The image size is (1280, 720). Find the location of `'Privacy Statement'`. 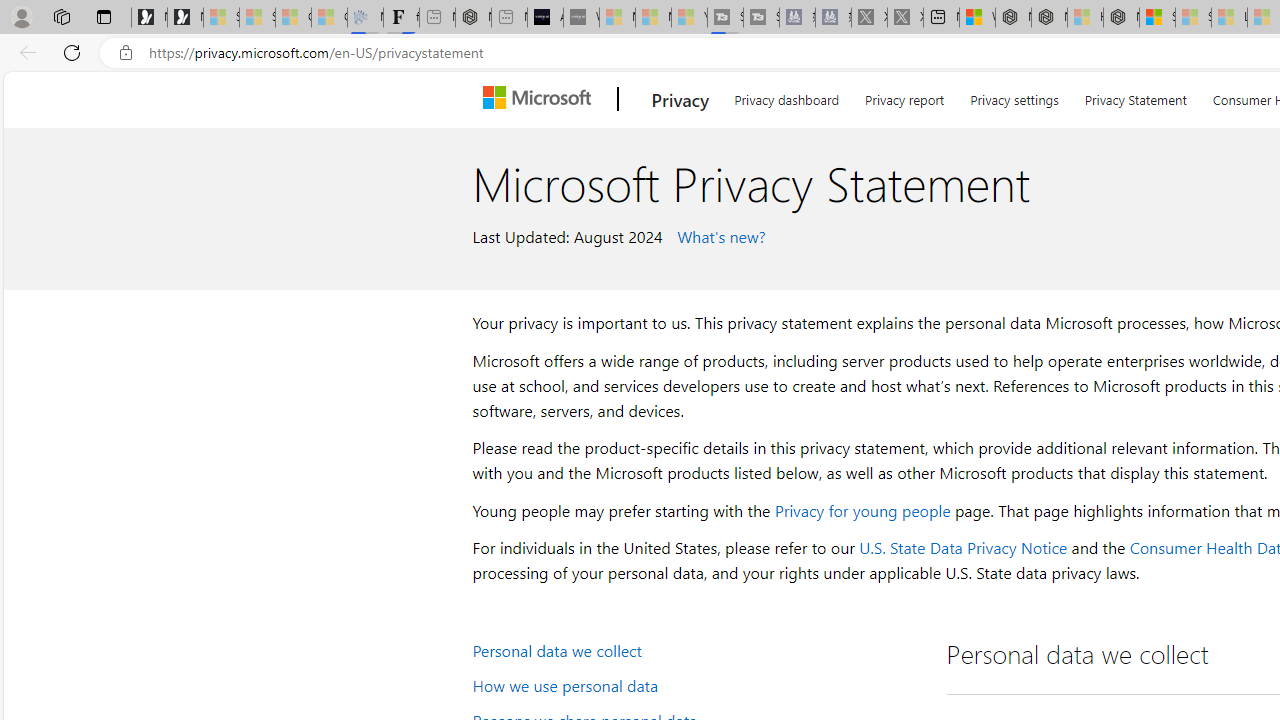

'Privacy Statement' is located at coordinates (1135, 96).